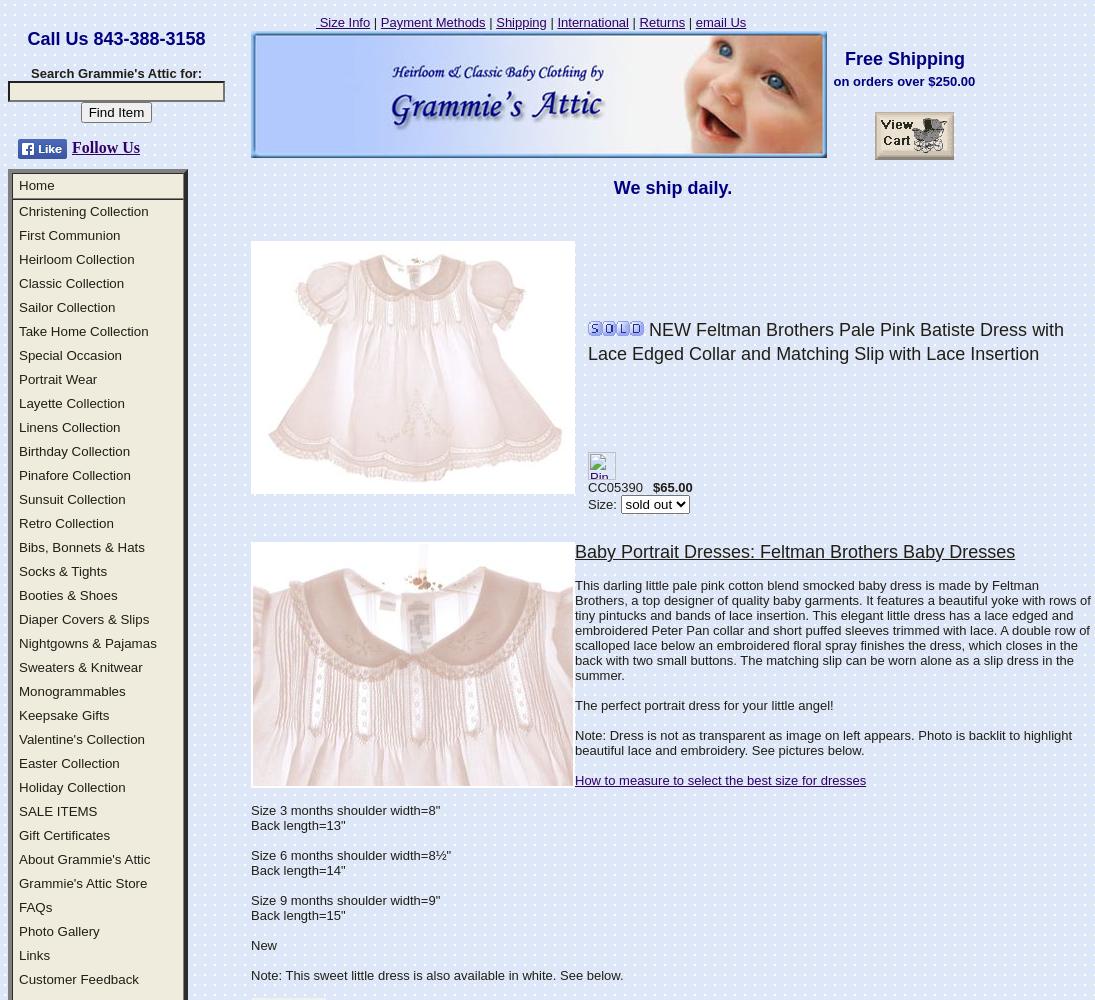  Describe the element at coordinates (71, 787) in the screenshot. I see `'Holiday Collection'` at that location.